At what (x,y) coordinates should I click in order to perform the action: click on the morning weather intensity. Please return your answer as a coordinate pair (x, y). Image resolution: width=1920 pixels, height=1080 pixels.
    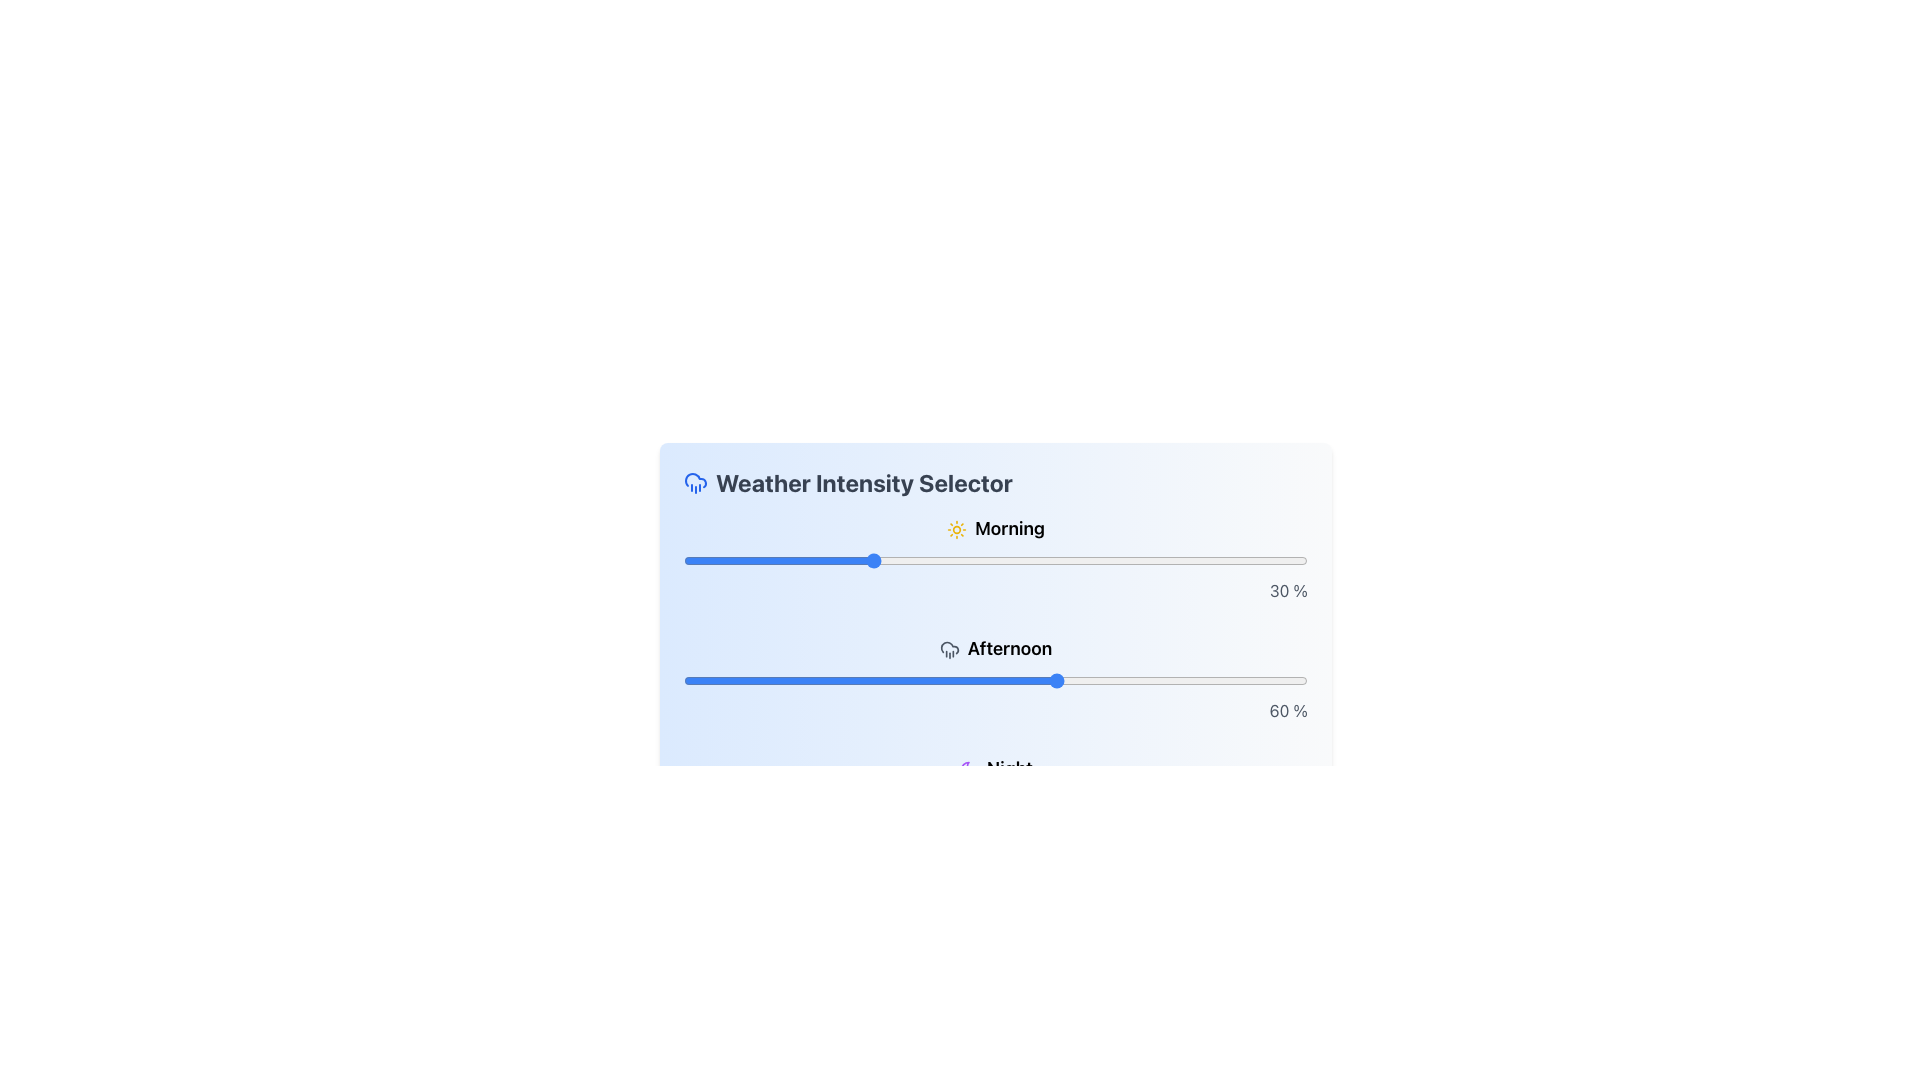
    Looking at the image, I should click on (945, 560).